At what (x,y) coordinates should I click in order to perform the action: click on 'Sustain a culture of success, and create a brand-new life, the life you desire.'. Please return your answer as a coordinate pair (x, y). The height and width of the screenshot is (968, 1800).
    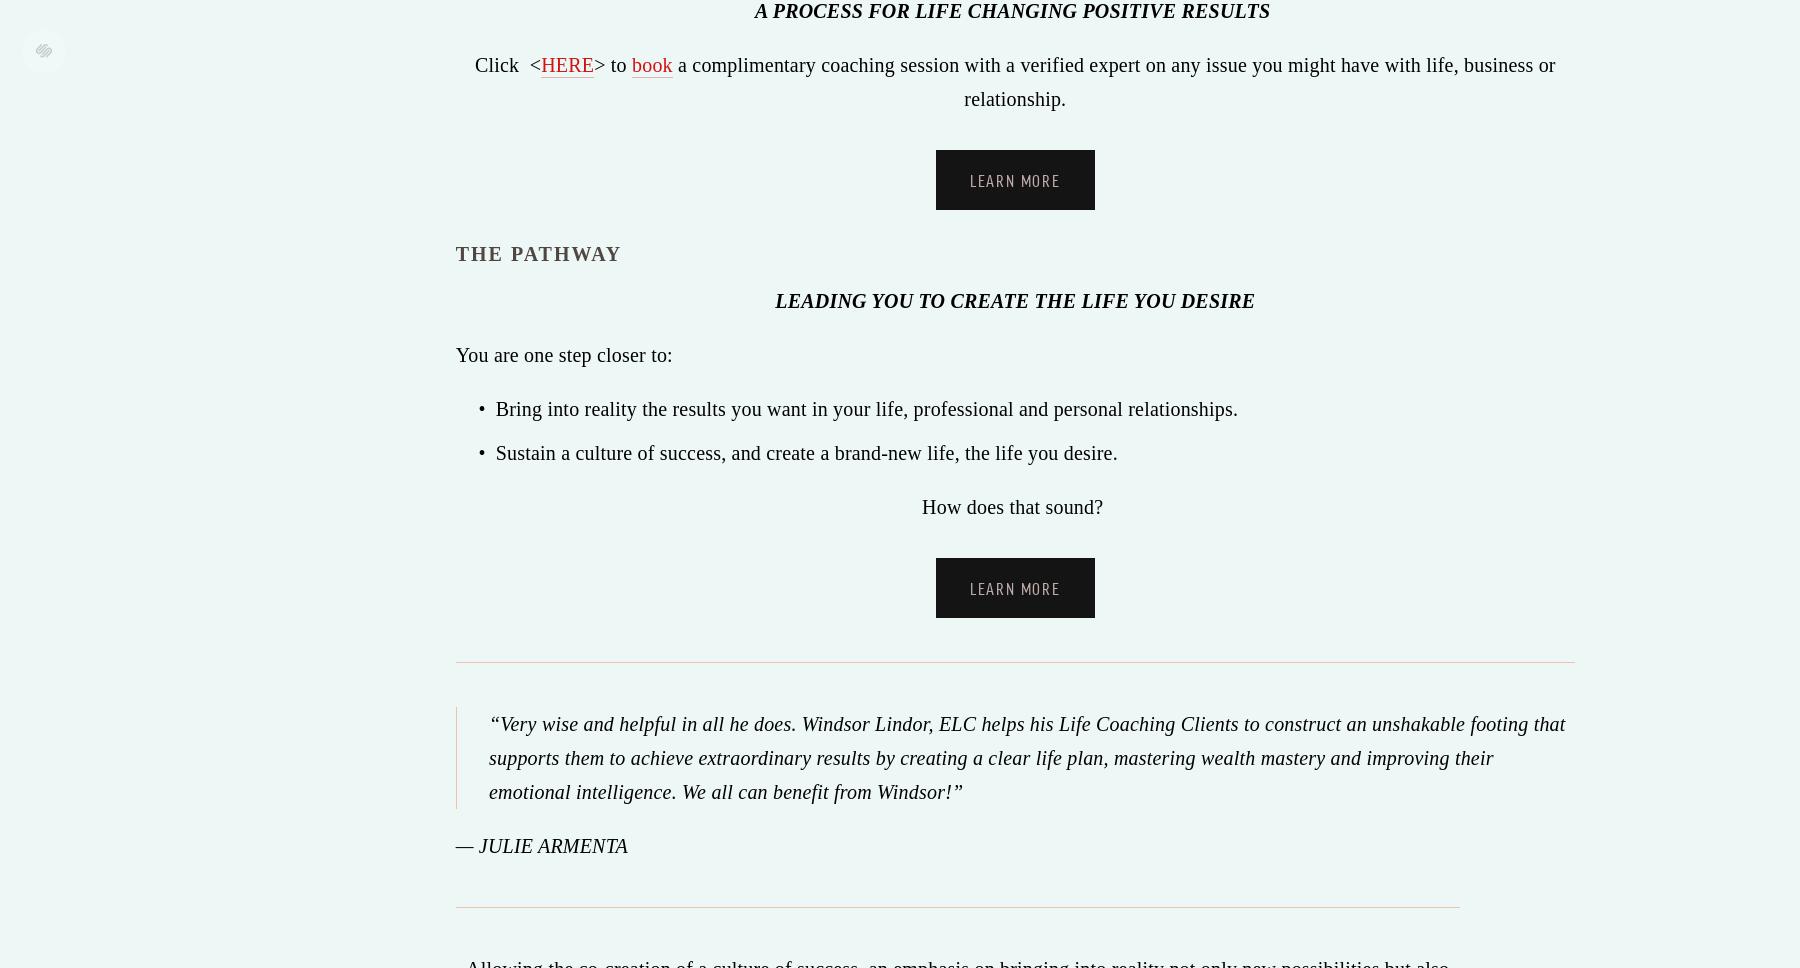
    Looking at the image, I should click on (494, 450).